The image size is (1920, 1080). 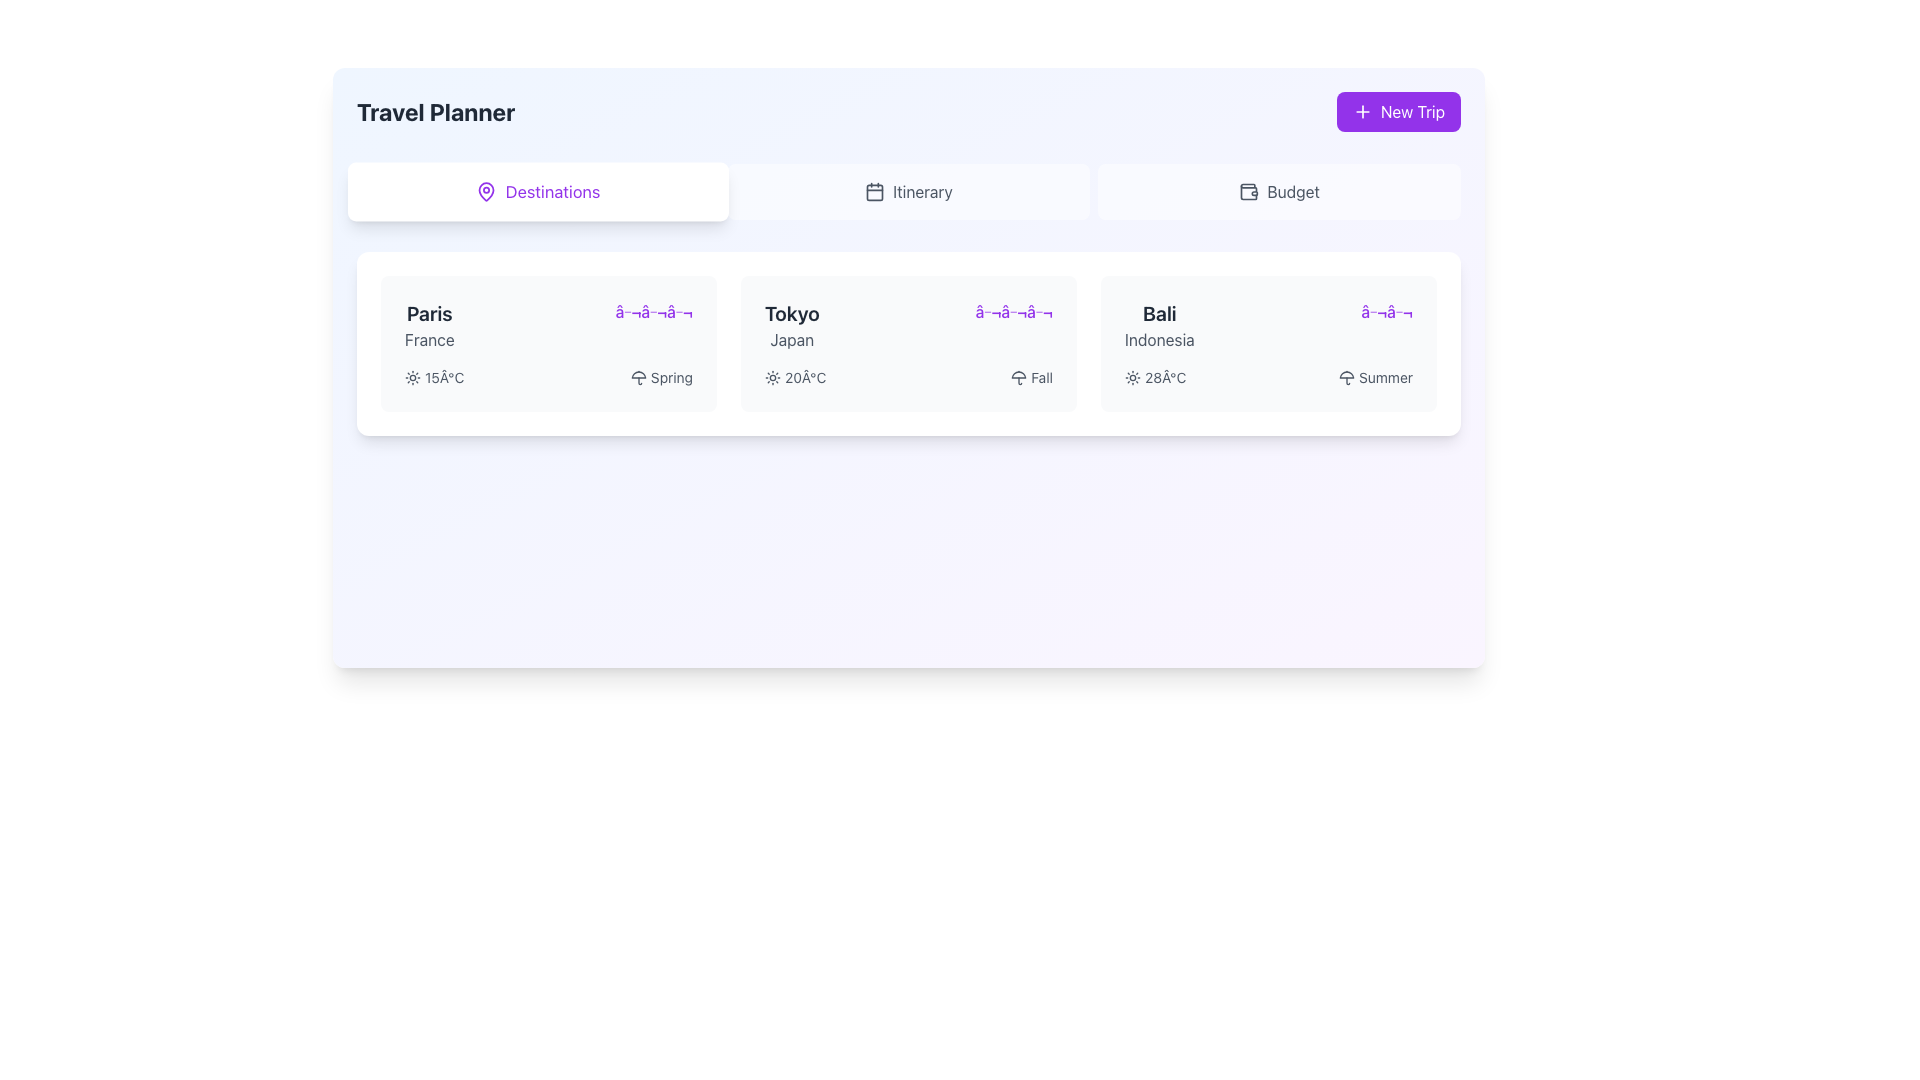 What do you see at coordinates (875, 192) in the screenshot?
I see `the square with rounded corners that is part of the calendar icon group` at bounding box center [875, 192].